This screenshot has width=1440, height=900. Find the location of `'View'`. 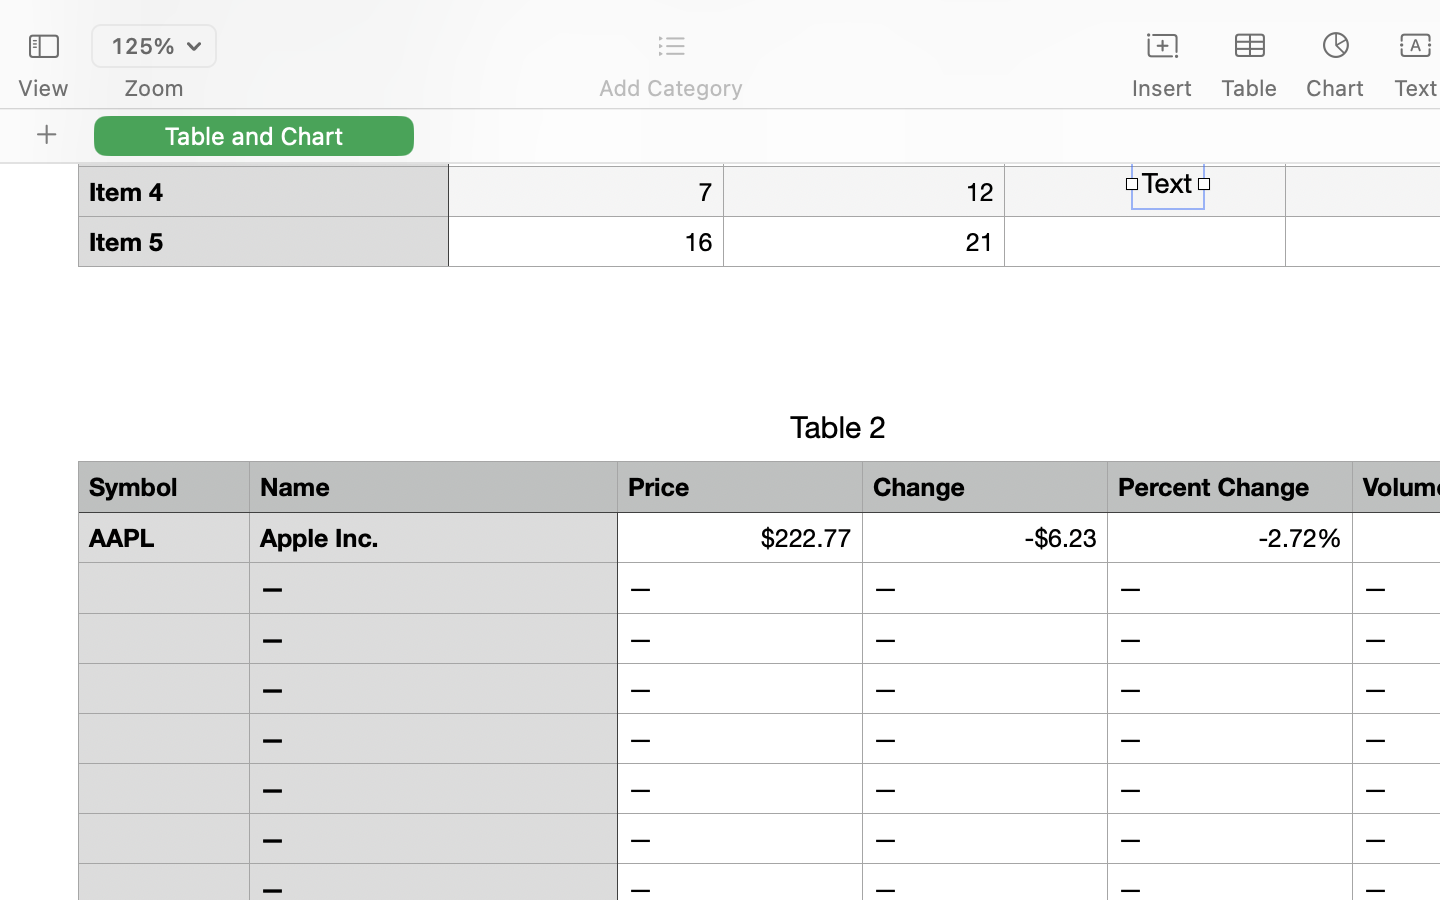

'View' is located at coordinates (42, 87).